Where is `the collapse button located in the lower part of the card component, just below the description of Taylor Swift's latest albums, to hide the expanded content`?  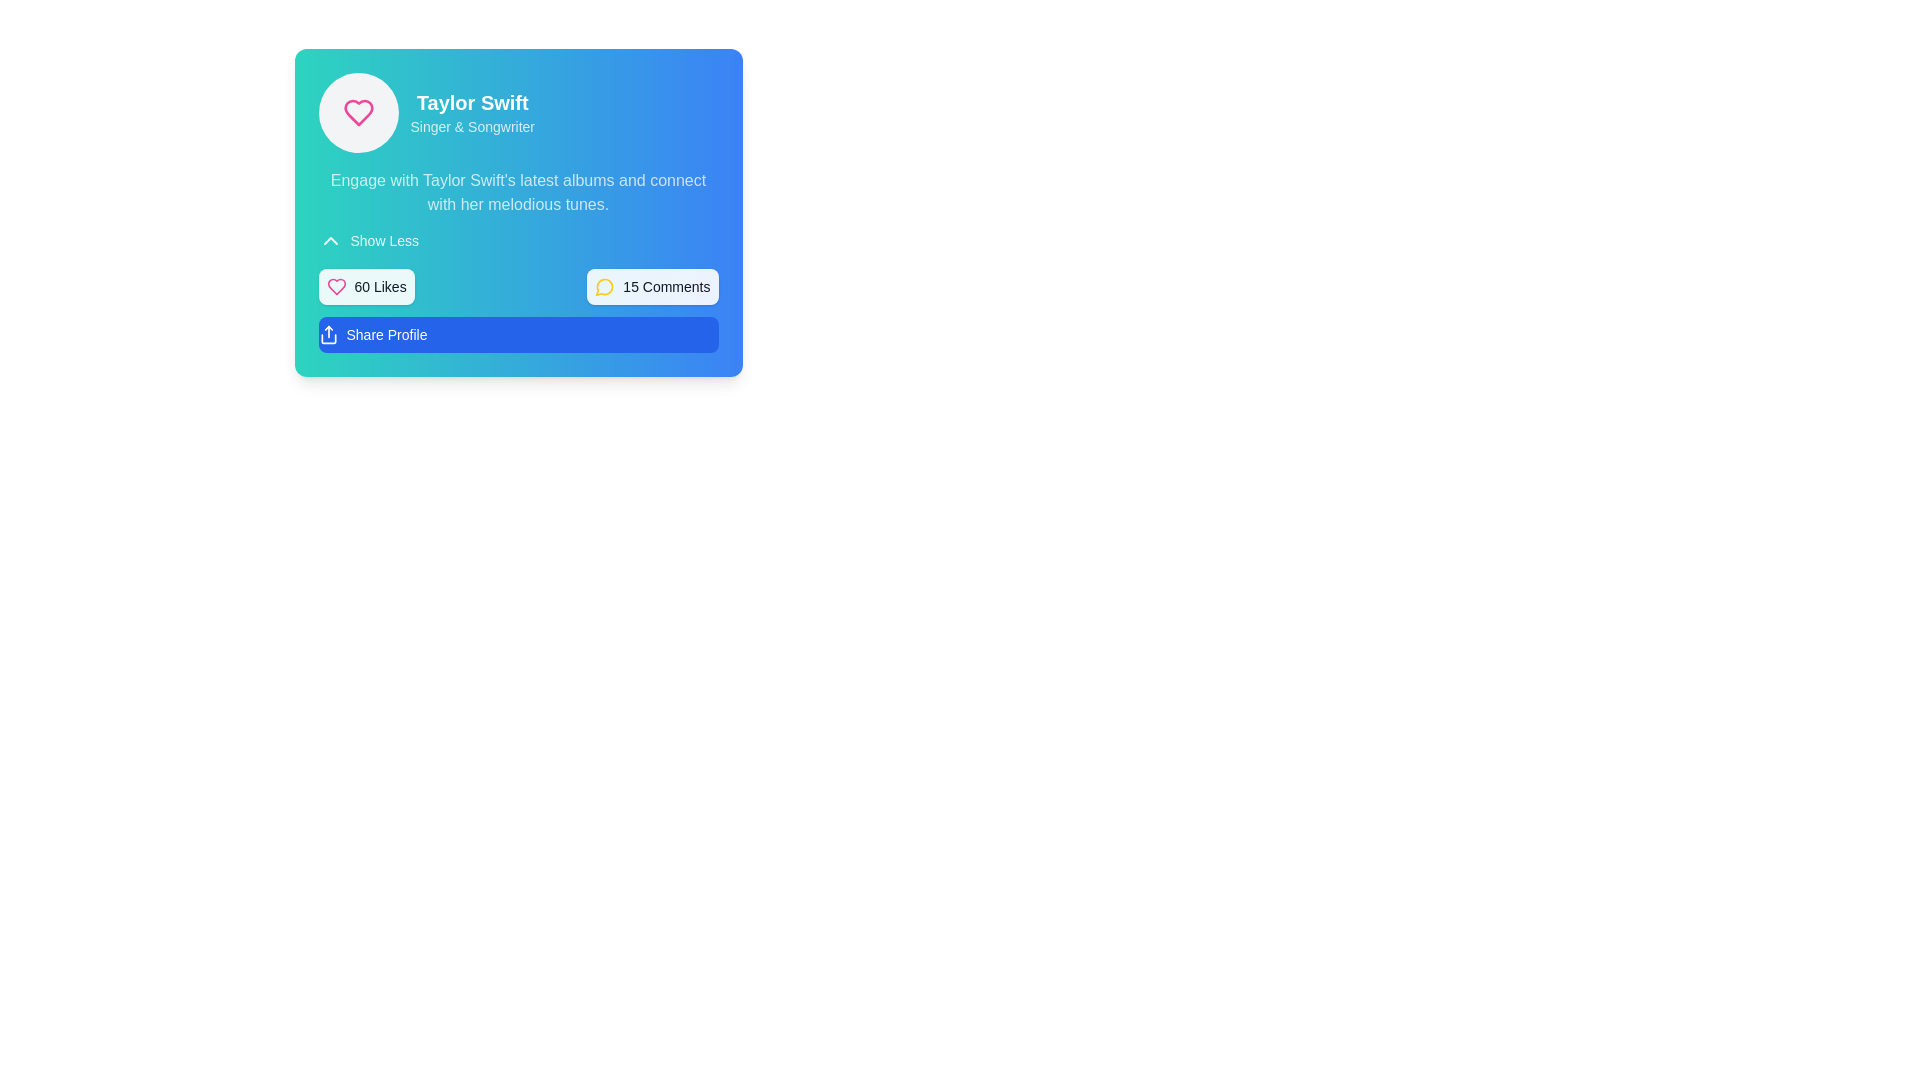
the collapse button located in the lower part of the card component, just below the description of Taylor Swift's latest albums, to hide the expanded content is located at coordinates (368, 239).